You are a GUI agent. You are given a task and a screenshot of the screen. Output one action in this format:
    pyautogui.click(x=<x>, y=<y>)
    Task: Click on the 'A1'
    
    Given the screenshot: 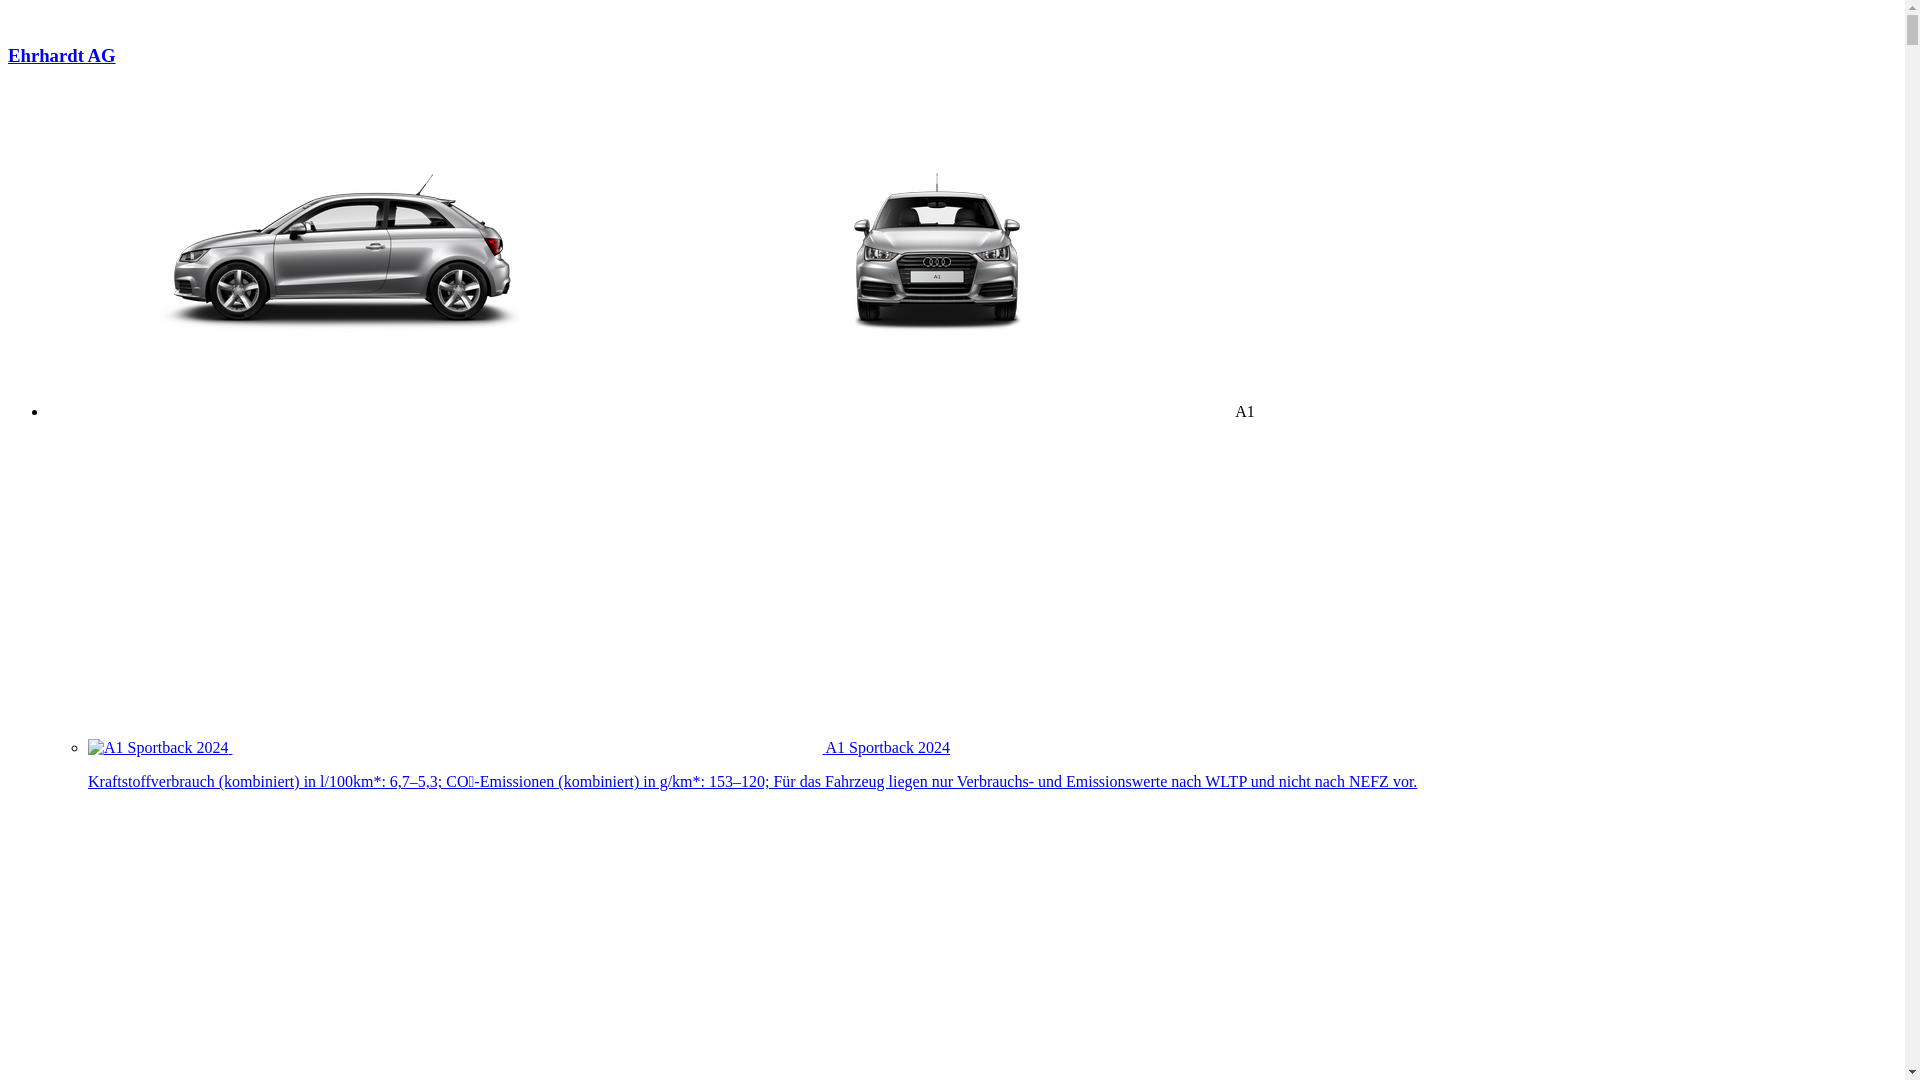 What is the action you would take?
    pyautogui.click(x=651, y=410)
    